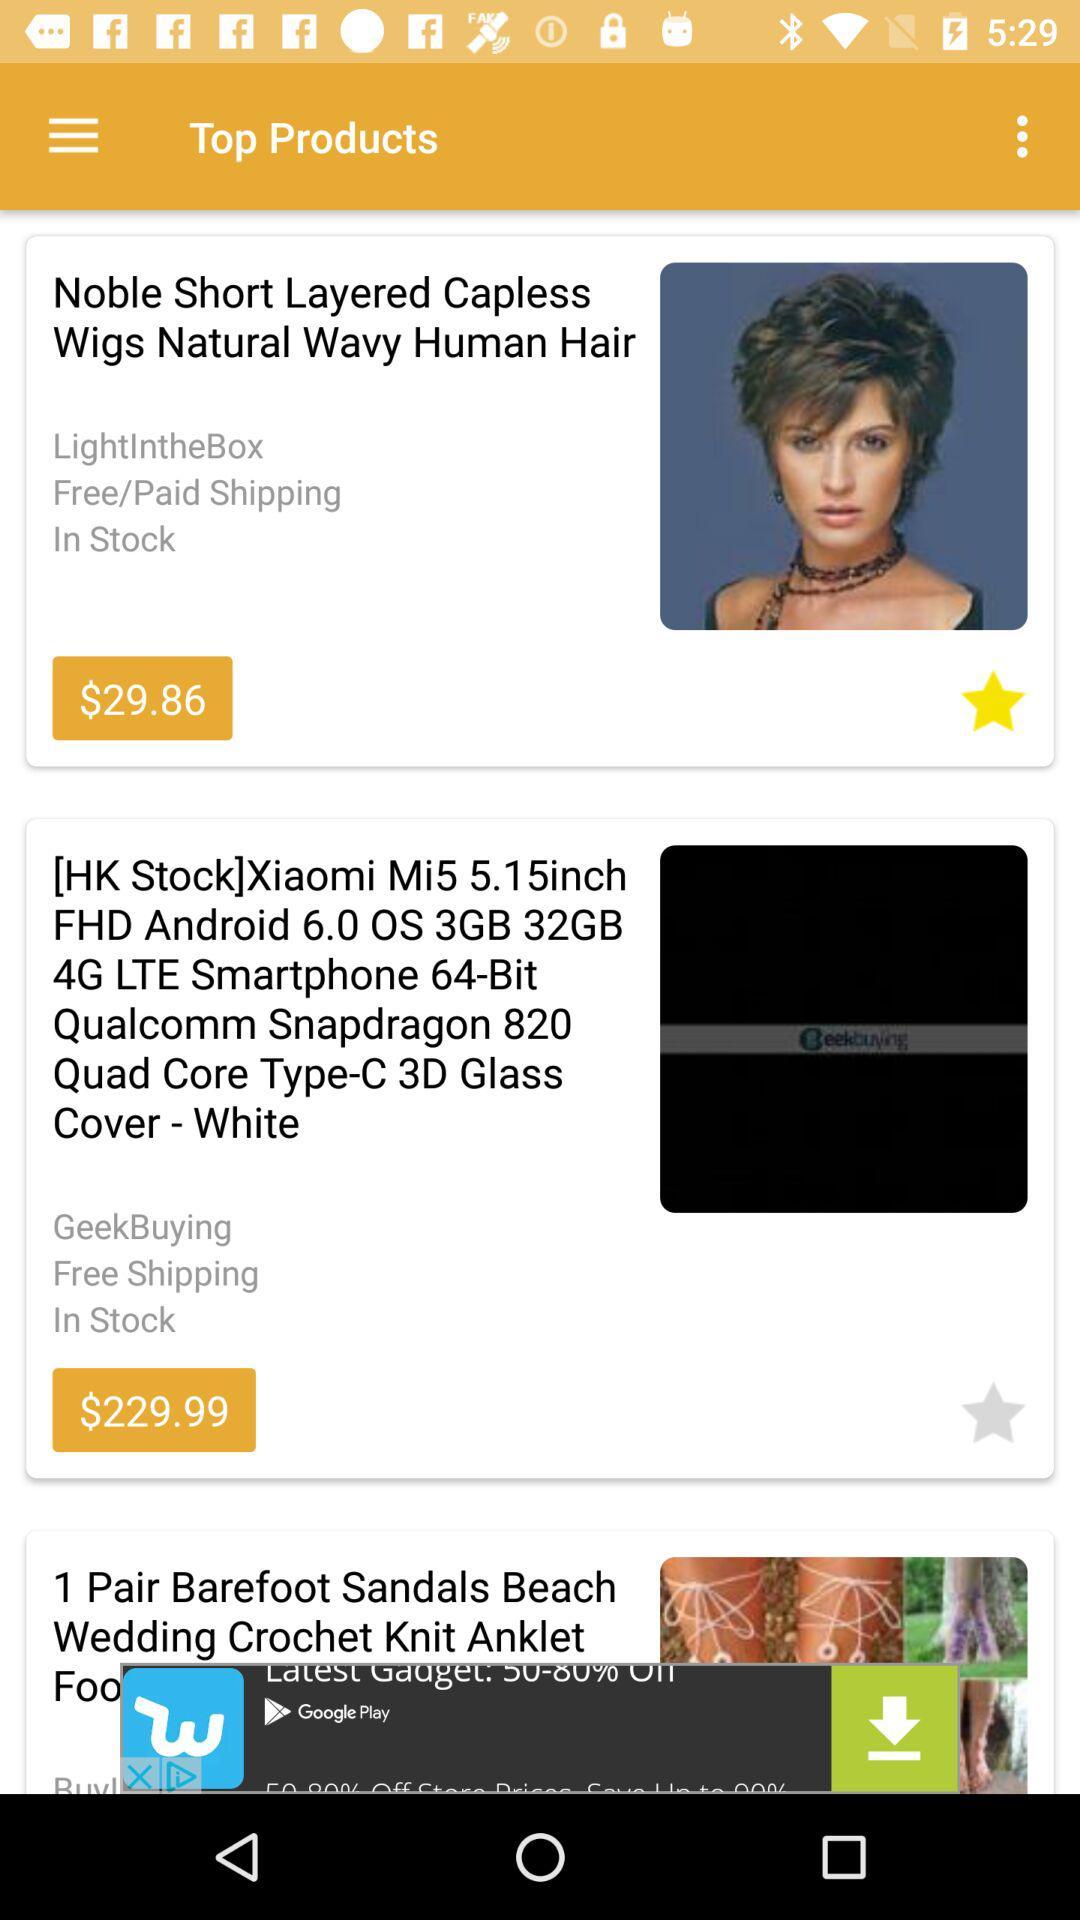  What do you see at coordinates (993, 694) in the screenshot?
I see `button` at bounding box center [993, 694].